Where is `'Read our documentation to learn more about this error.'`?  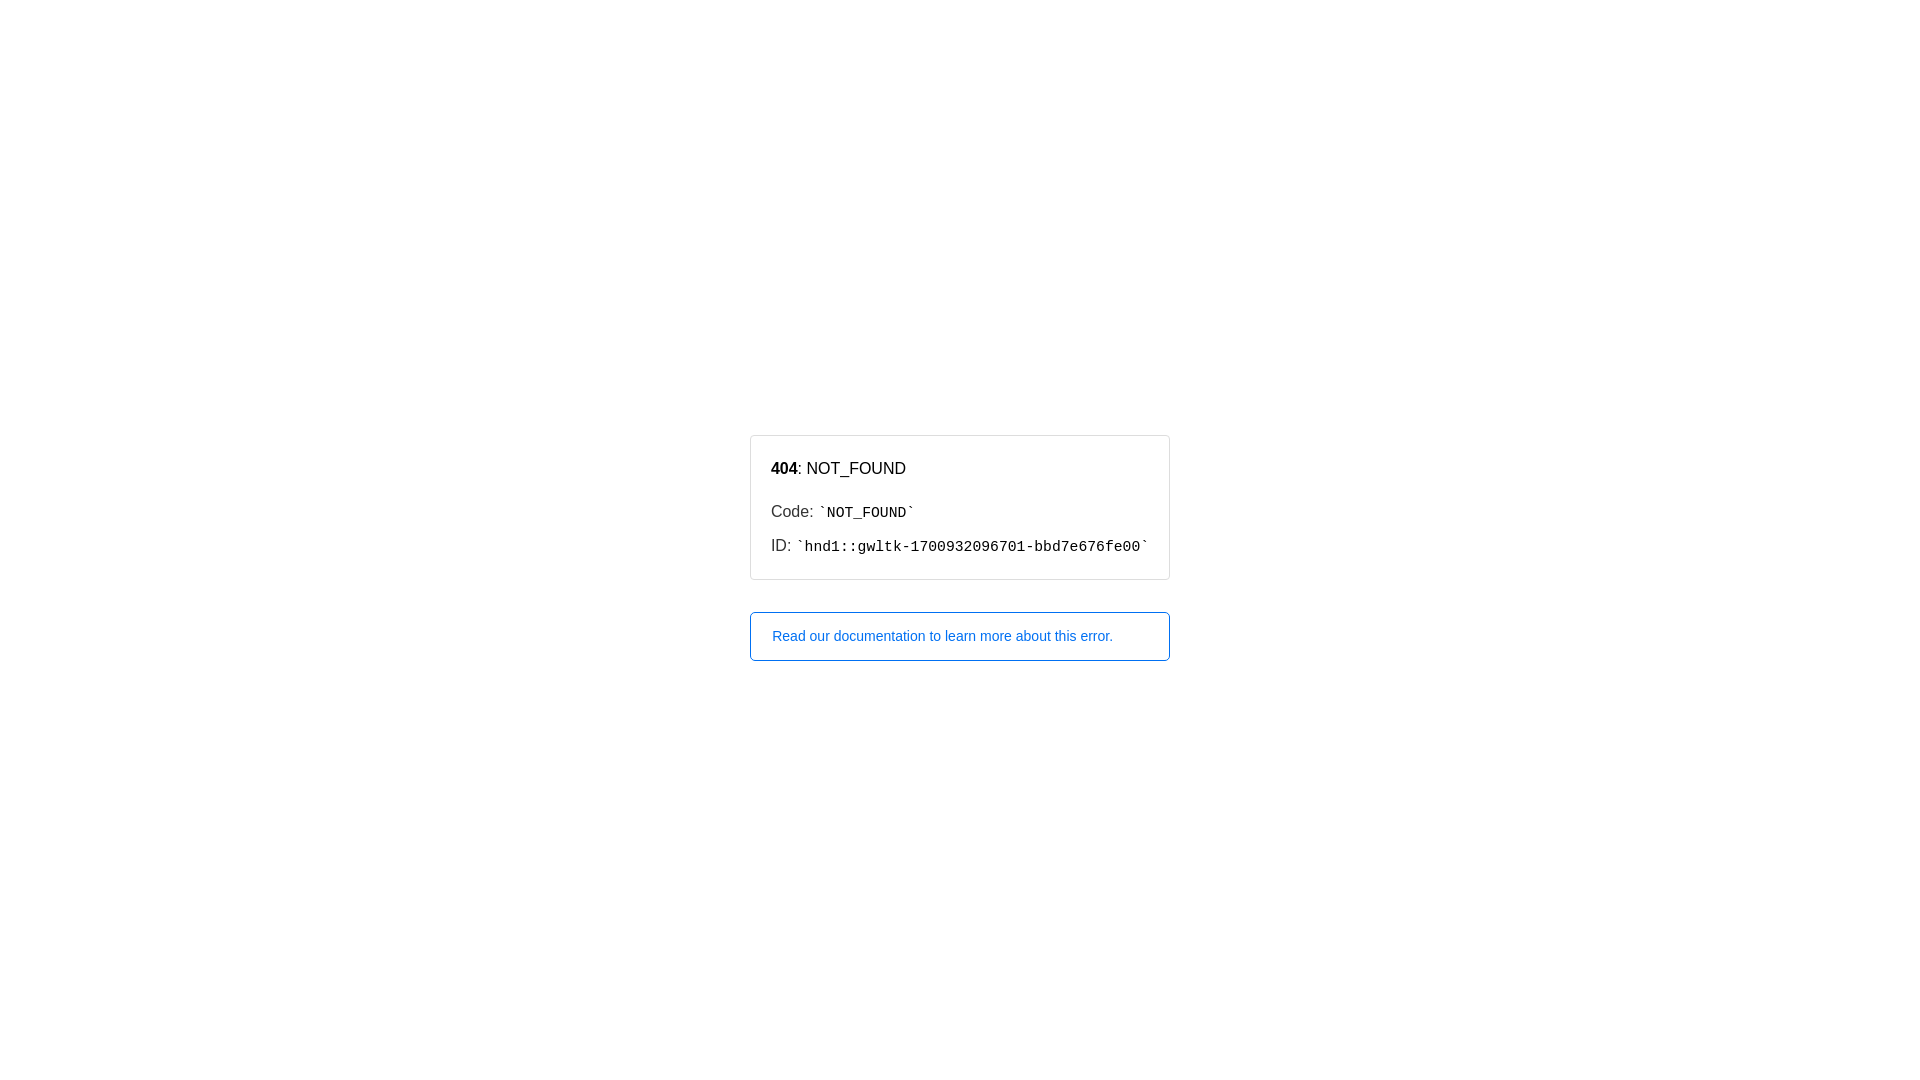
'Read our documentation to learn more about this error.' is located at coordinates (960, 636).